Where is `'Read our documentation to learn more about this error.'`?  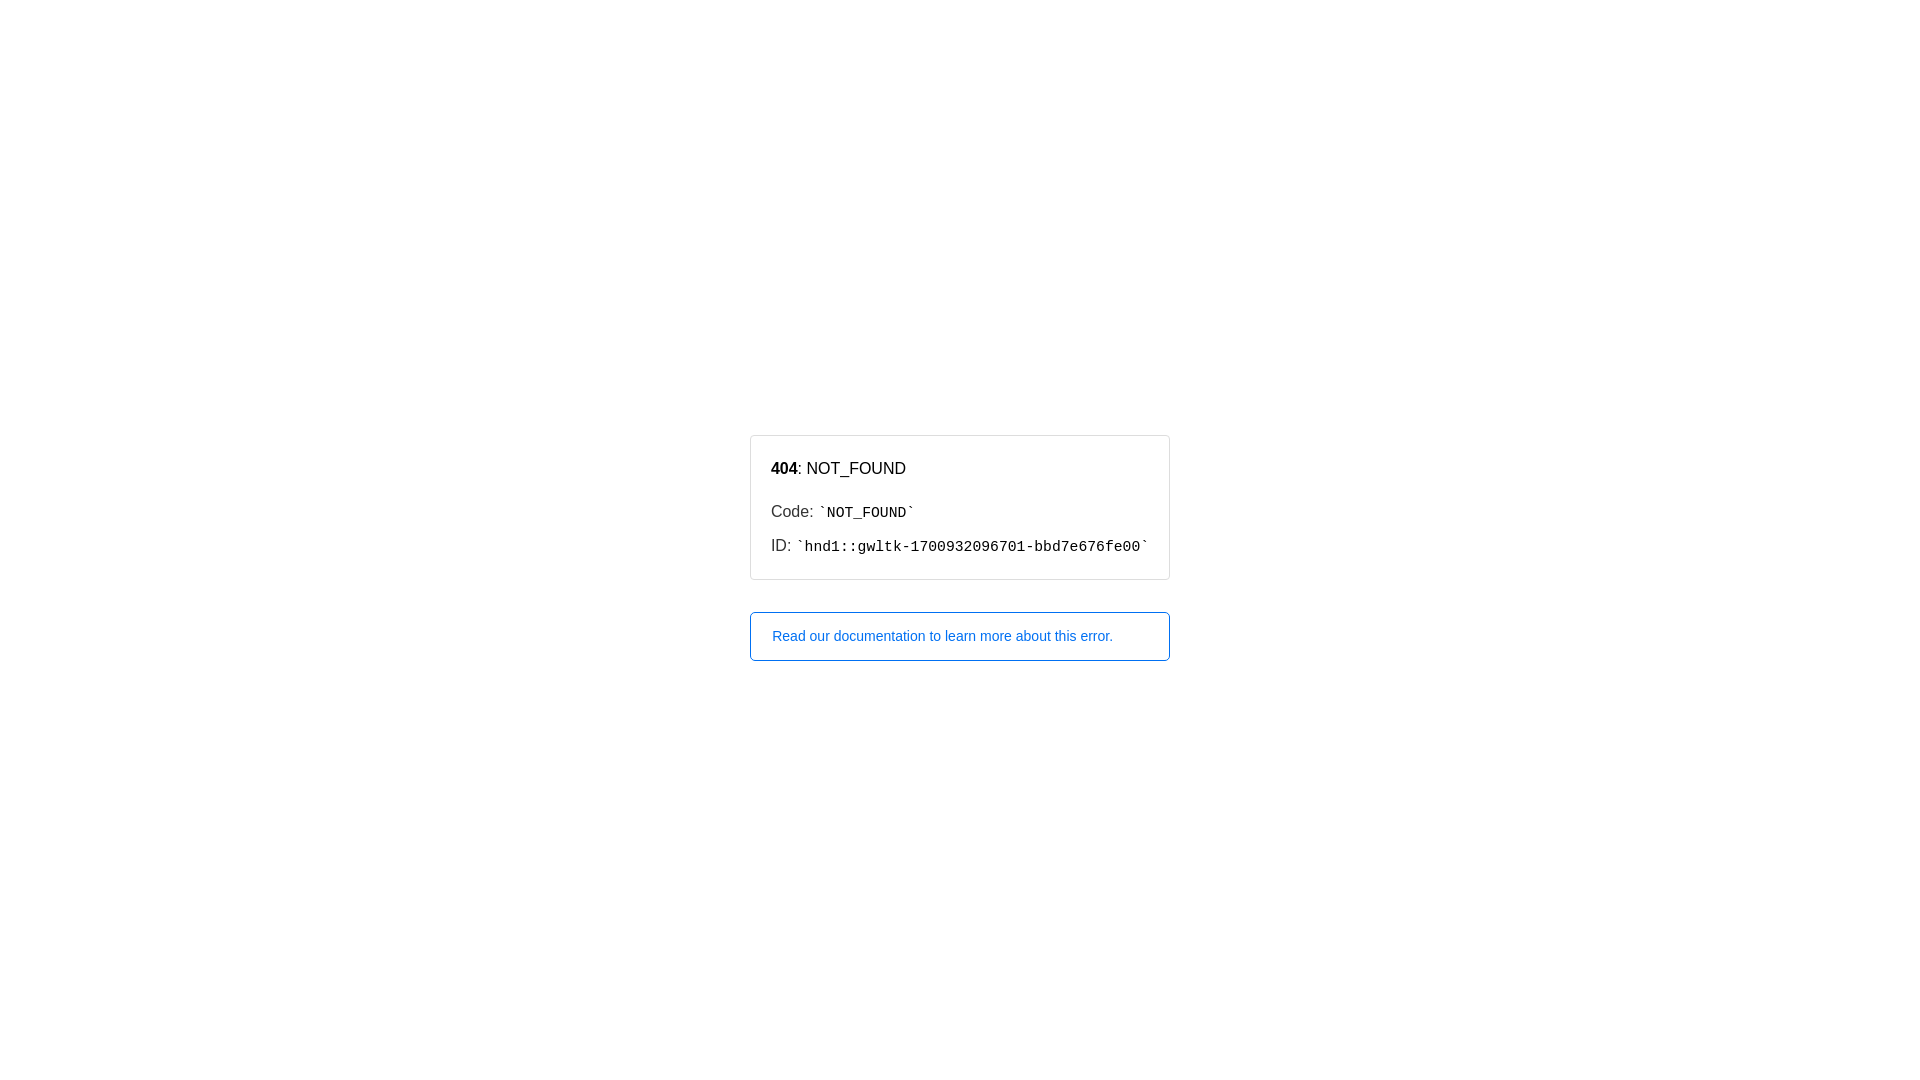
'Read our documentation to learn more about this error.' is located at coordinates (960, 636).